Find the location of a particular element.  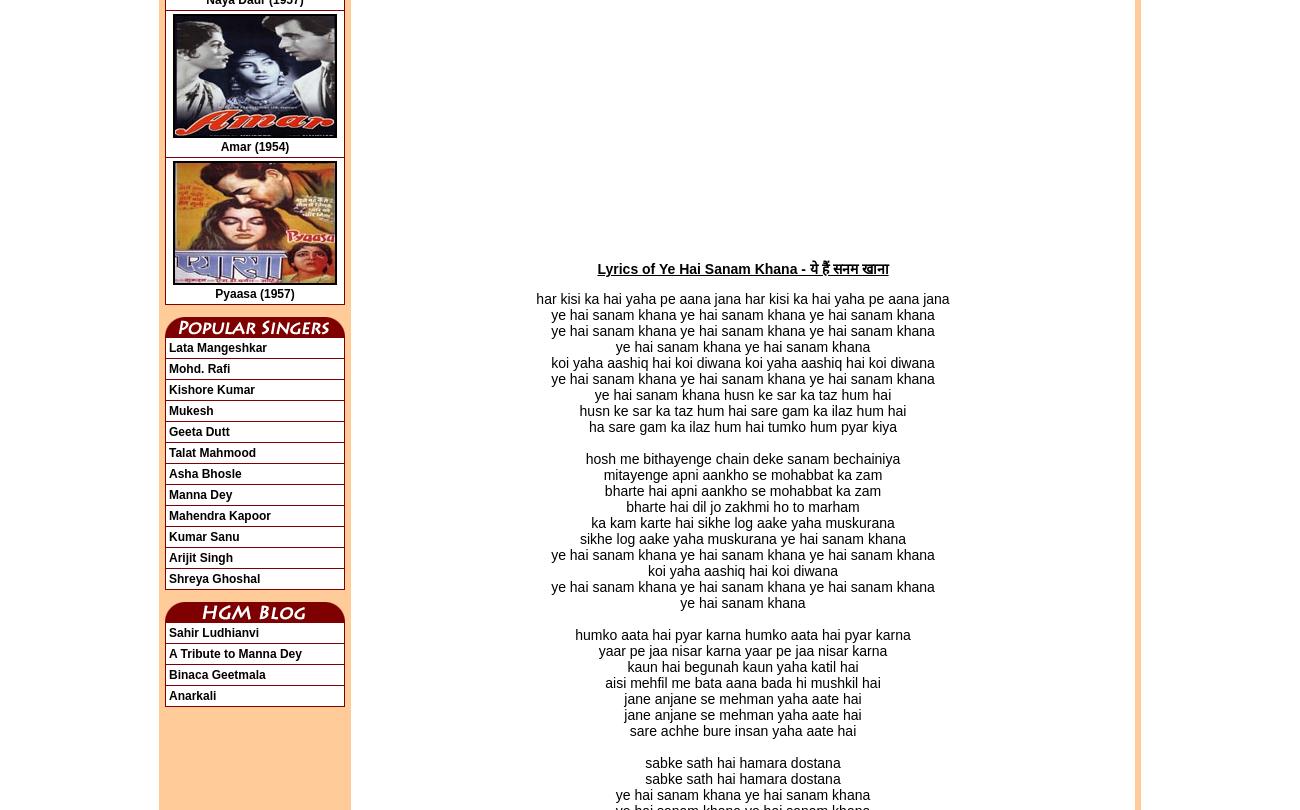

'Mohd. Rafi' is located at coordinates (199, 368).